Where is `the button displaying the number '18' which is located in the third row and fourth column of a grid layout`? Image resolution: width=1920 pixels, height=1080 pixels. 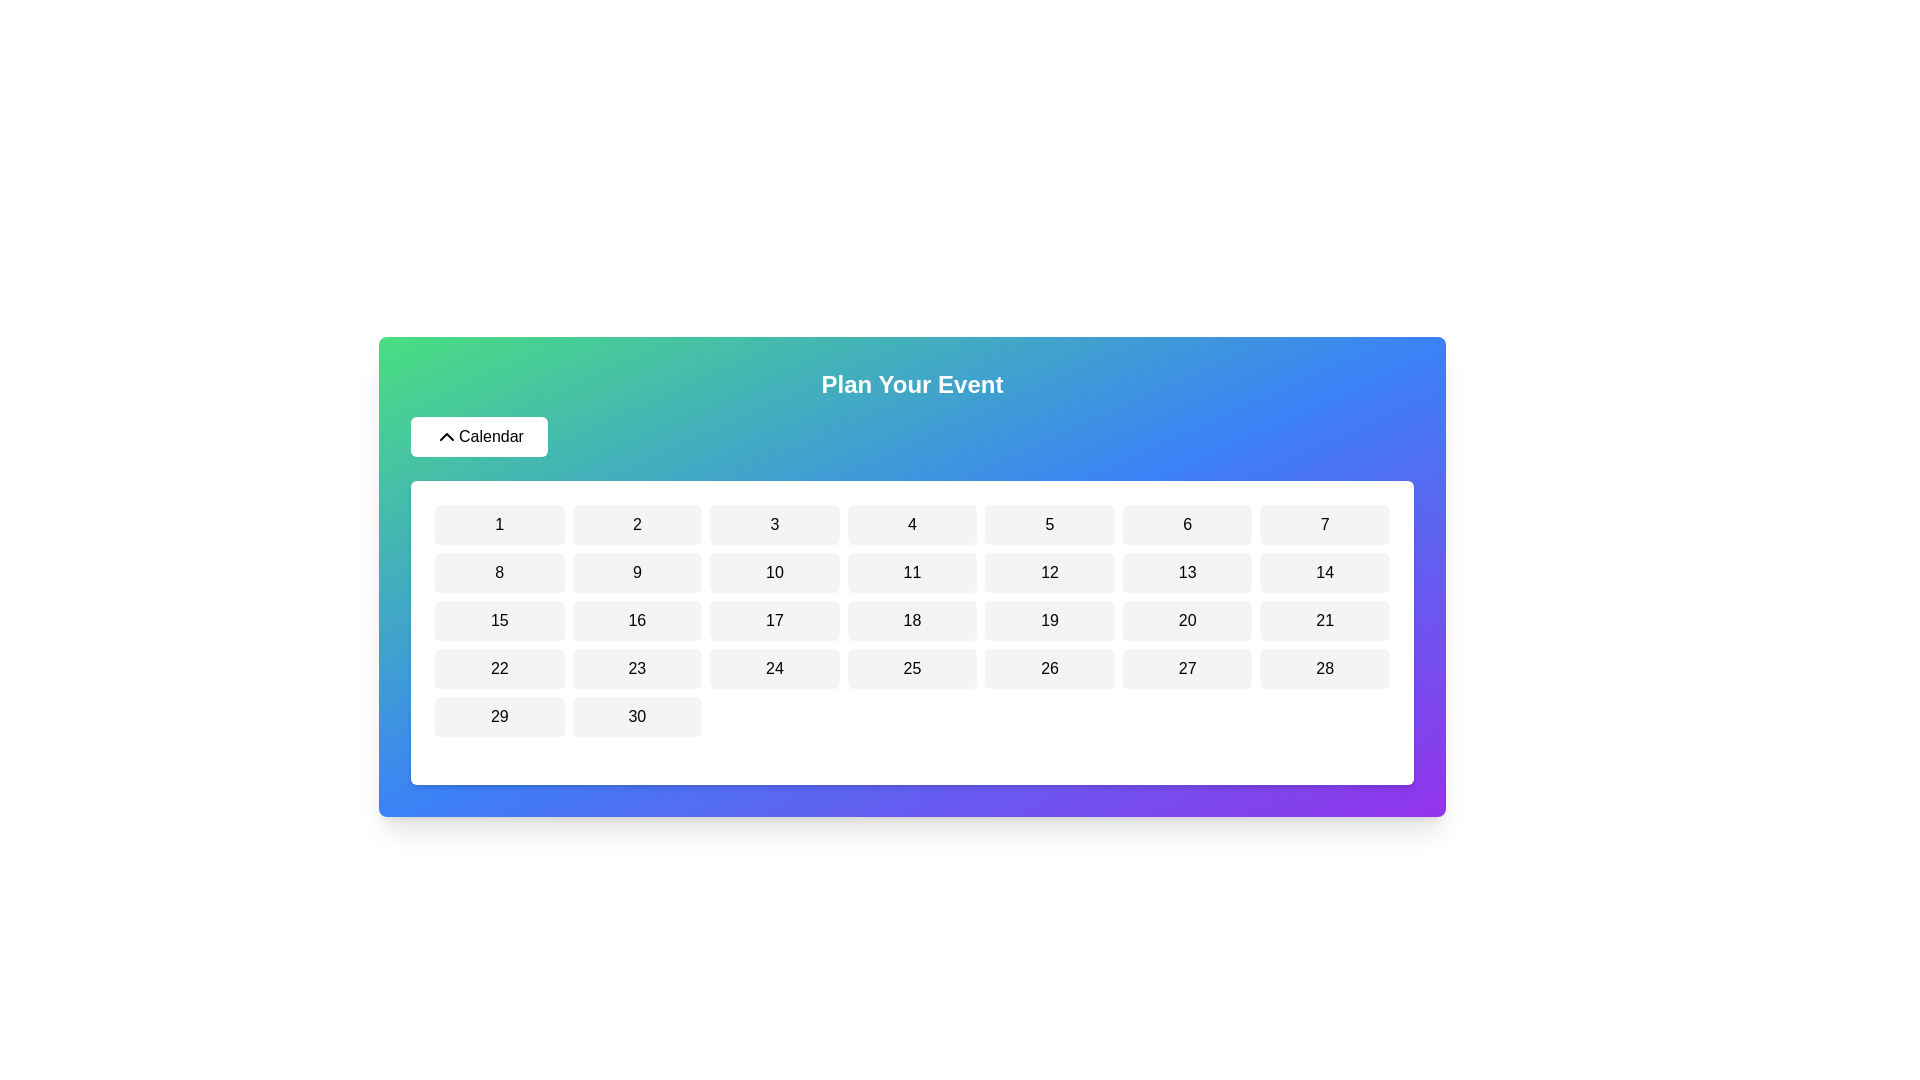
the button displaying the number '18' which is located in the third row and fourth column of a grid layout is located at coordinates (911, 620).